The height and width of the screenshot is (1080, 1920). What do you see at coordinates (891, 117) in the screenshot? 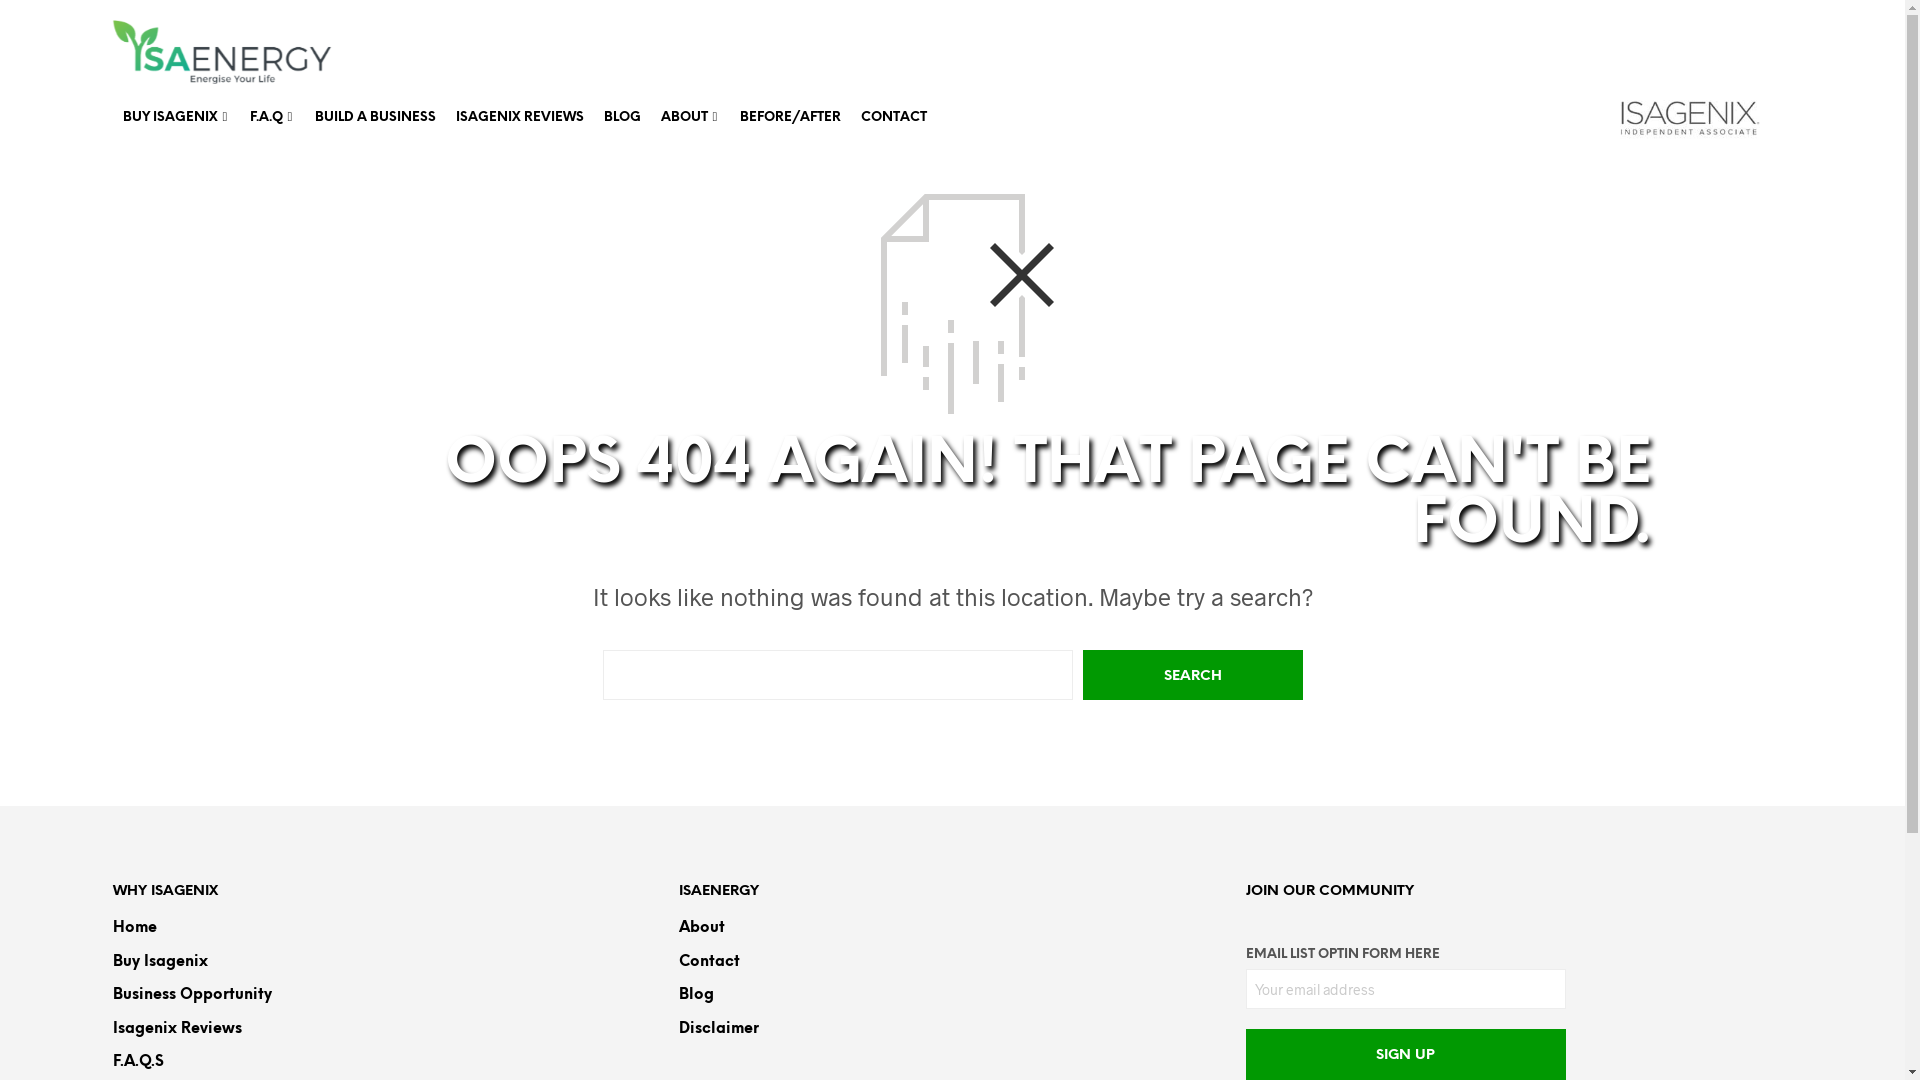
I see `'CONTACT'` at bounding box center [891, 117].